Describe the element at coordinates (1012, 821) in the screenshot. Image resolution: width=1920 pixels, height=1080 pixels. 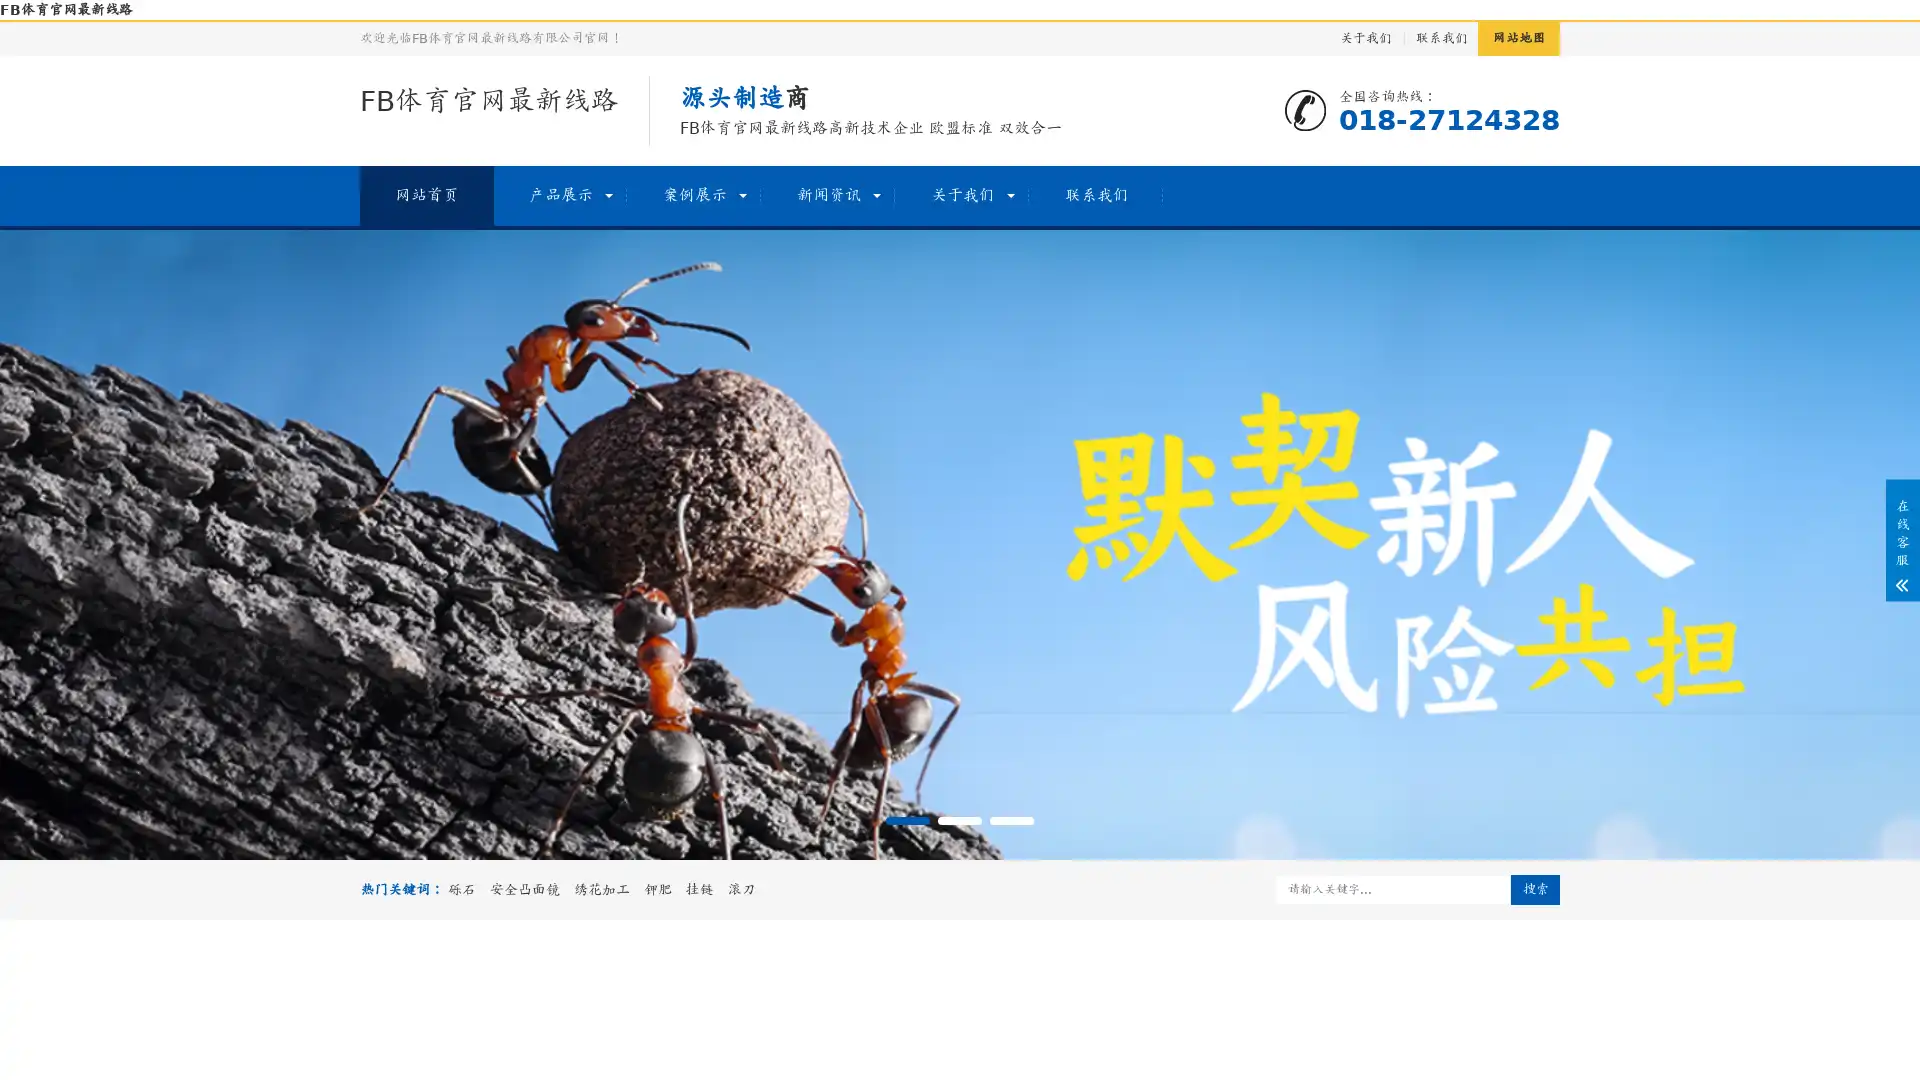
I see `Go to slide 3` at that location.